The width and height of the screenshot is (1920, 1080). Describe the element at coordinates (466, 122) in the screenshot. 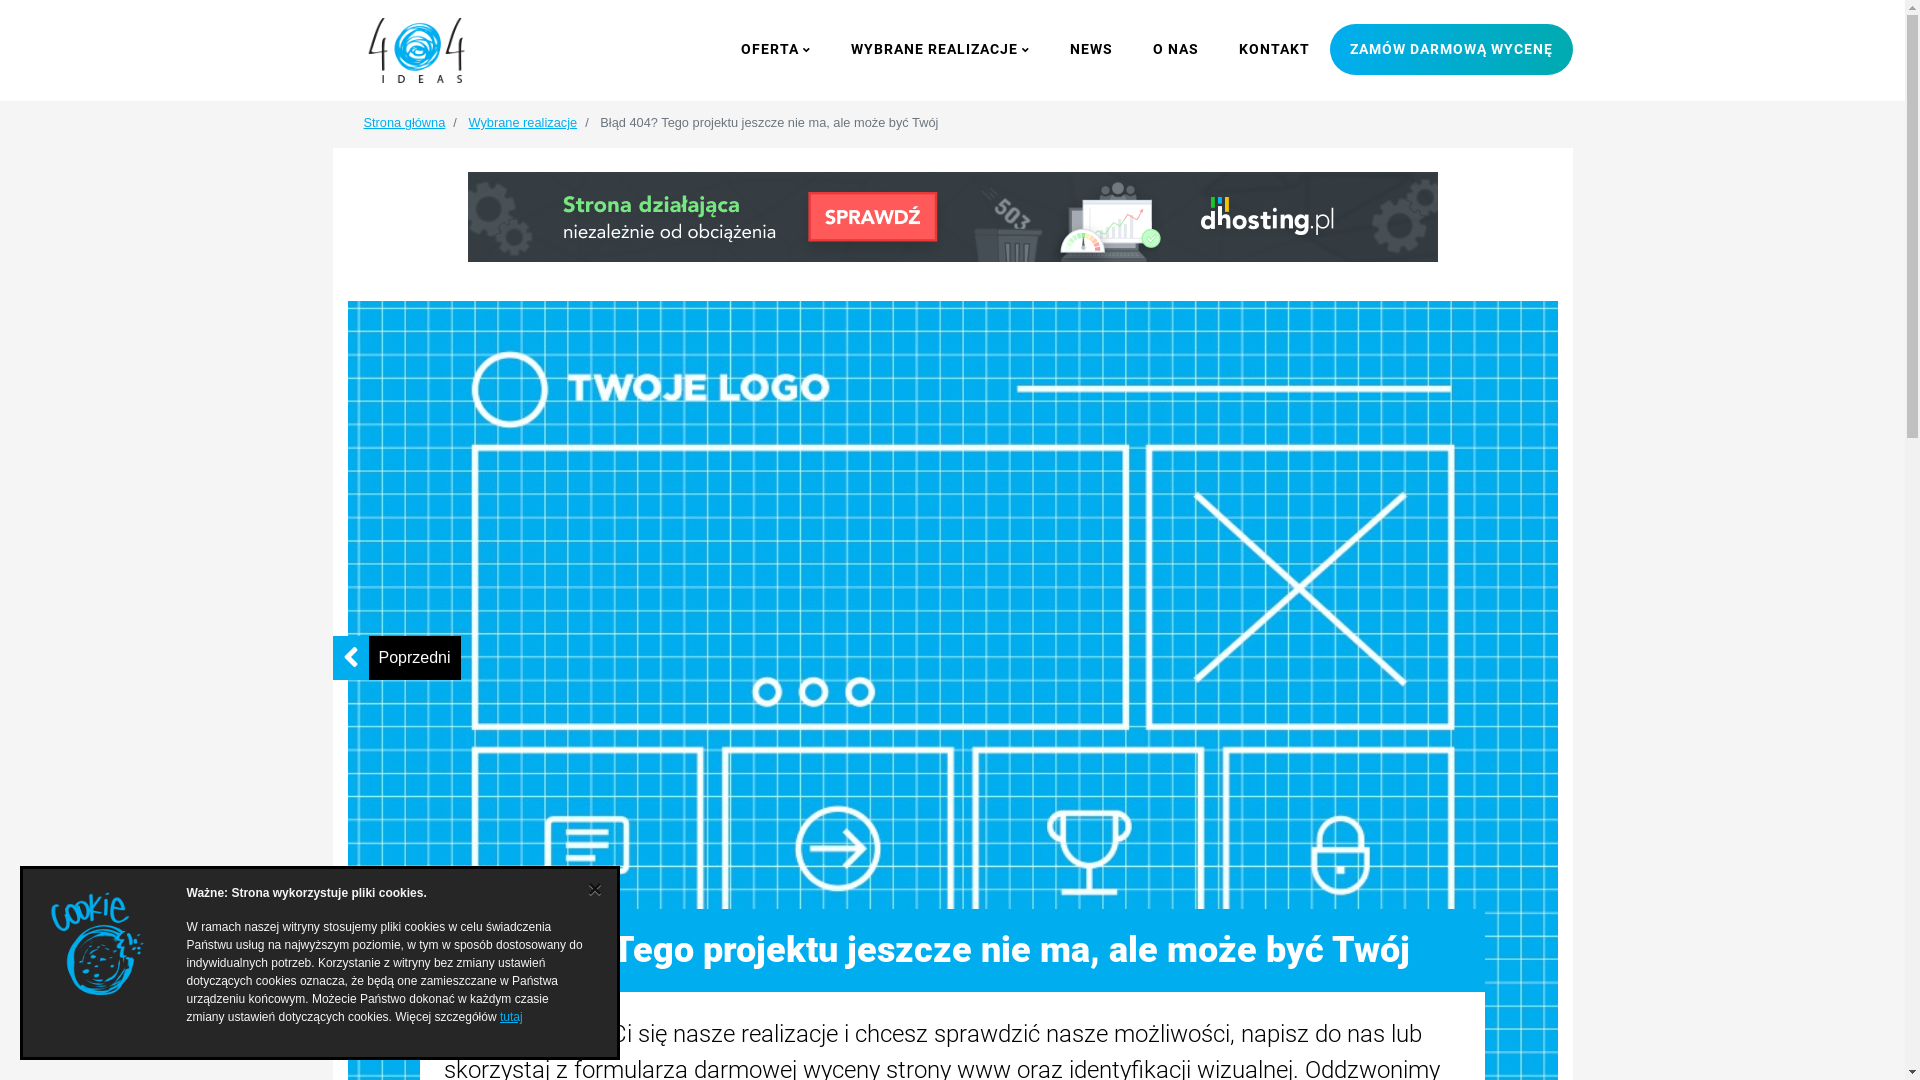

I see `'Wybrane realizacje'` at that location.